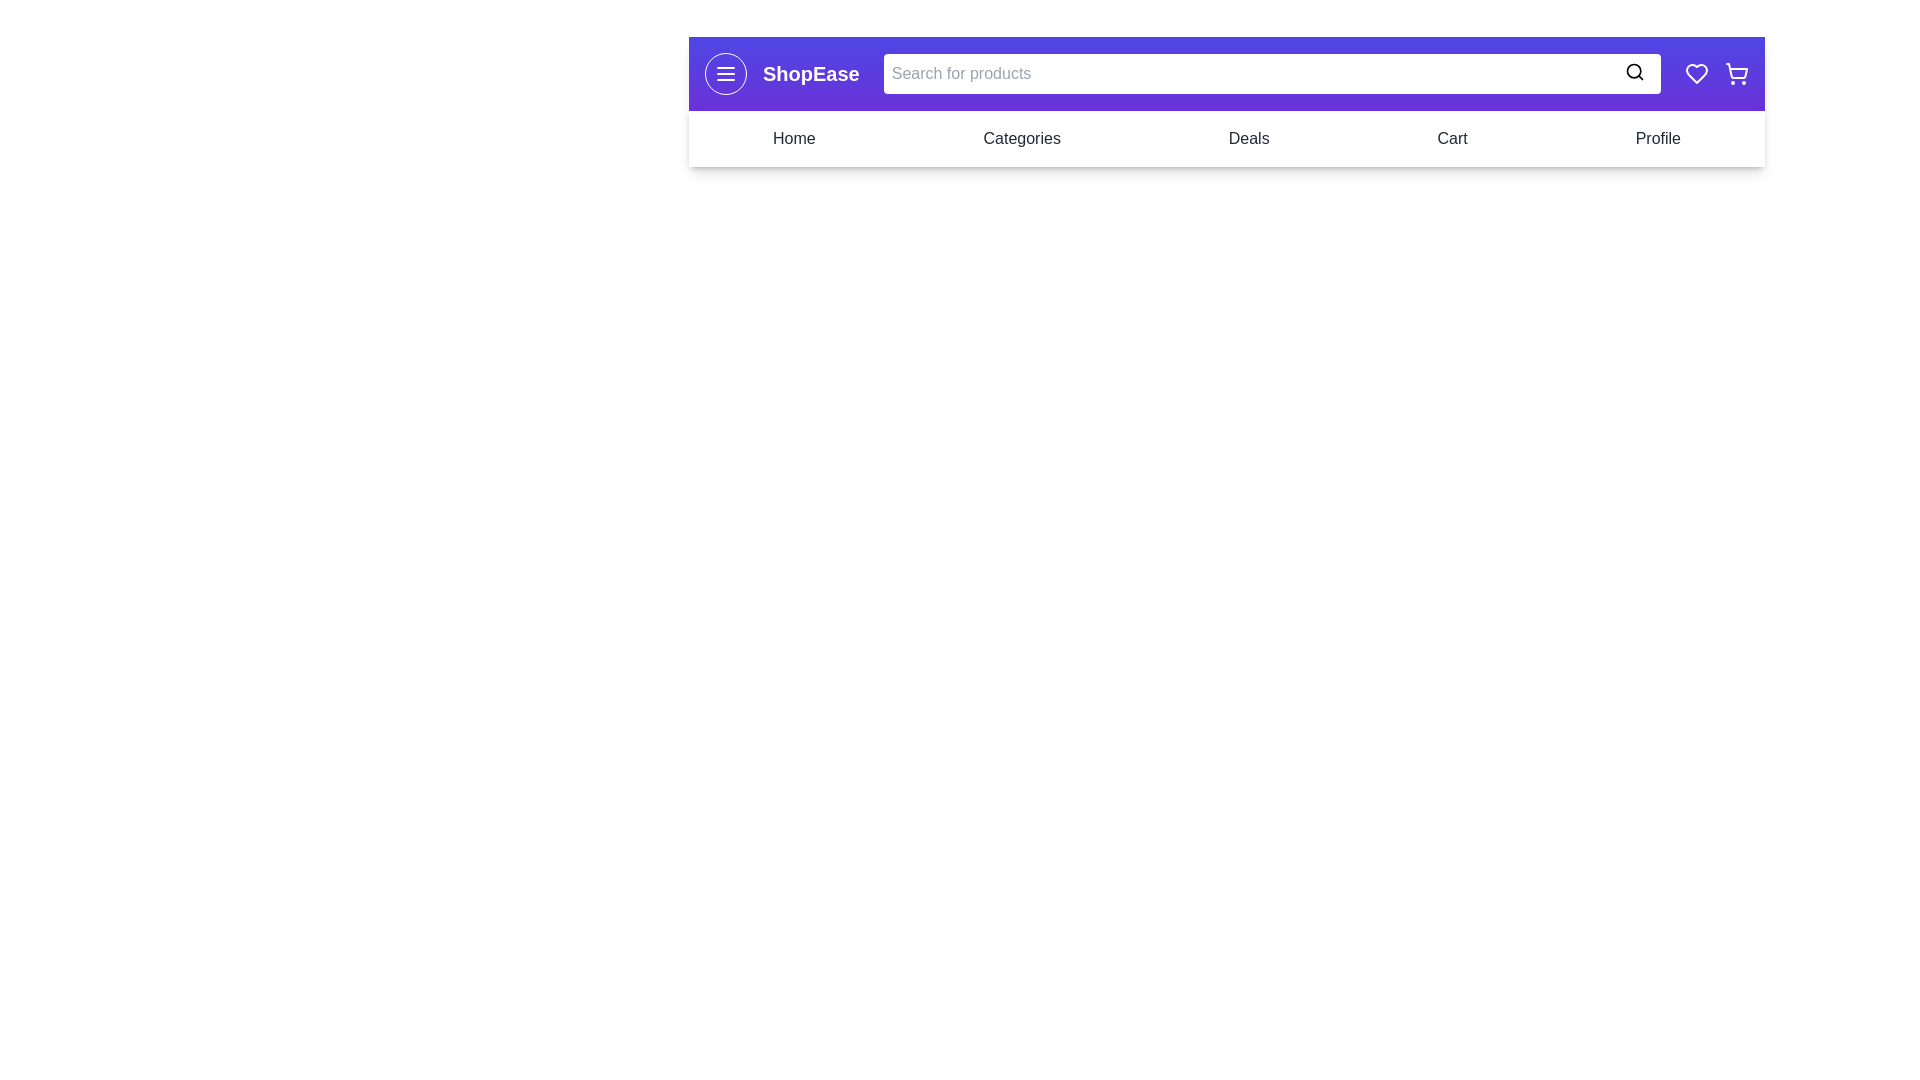 This screenshot has width=1920, height=1080. What do you see at coordinates (792, 137) in the screenshot?
I see `the navigation link Home to navigate to the respective section` at bounding box center [792, 137].